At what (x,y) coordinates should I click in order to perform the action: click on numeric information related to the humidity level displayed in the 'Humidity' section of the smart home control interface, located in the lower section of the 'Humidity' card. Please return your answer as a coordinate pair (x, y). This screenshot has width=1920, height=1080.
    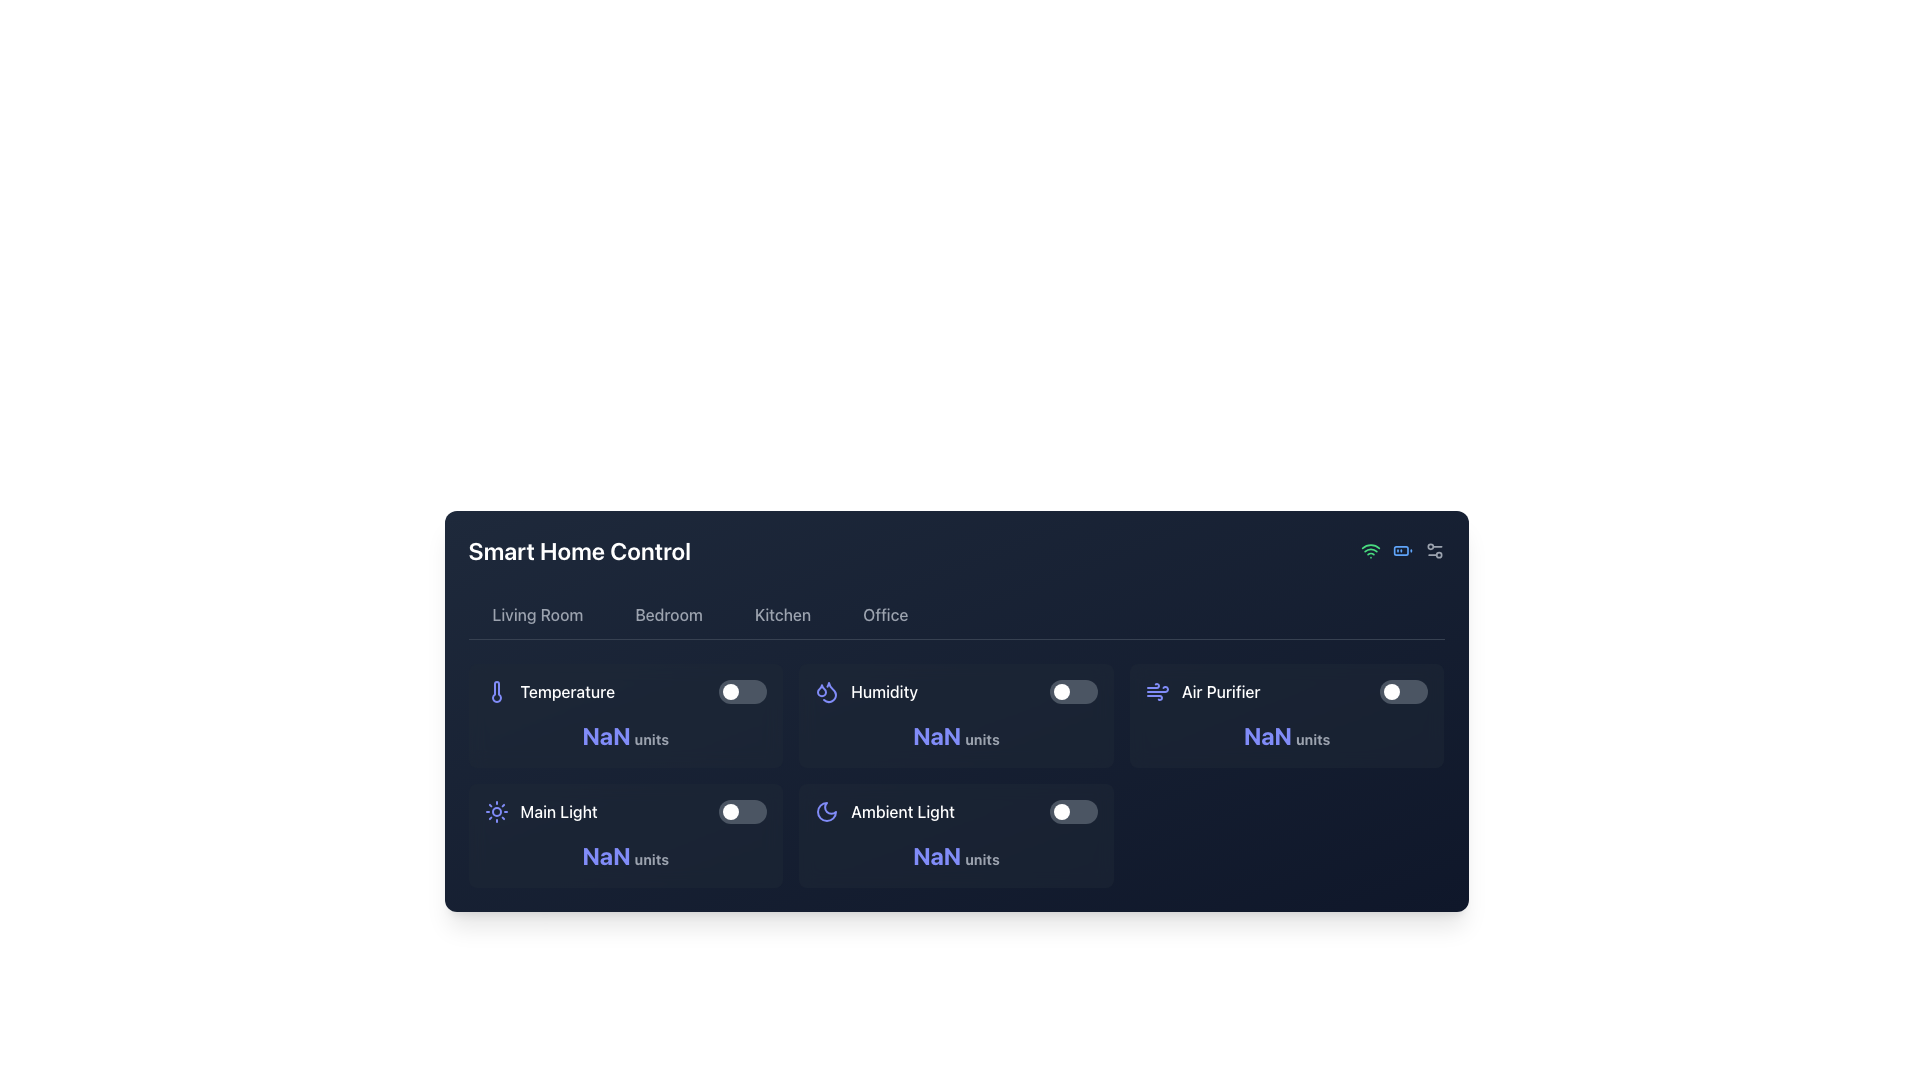
    Looking at the image, I should click on (955, 736).